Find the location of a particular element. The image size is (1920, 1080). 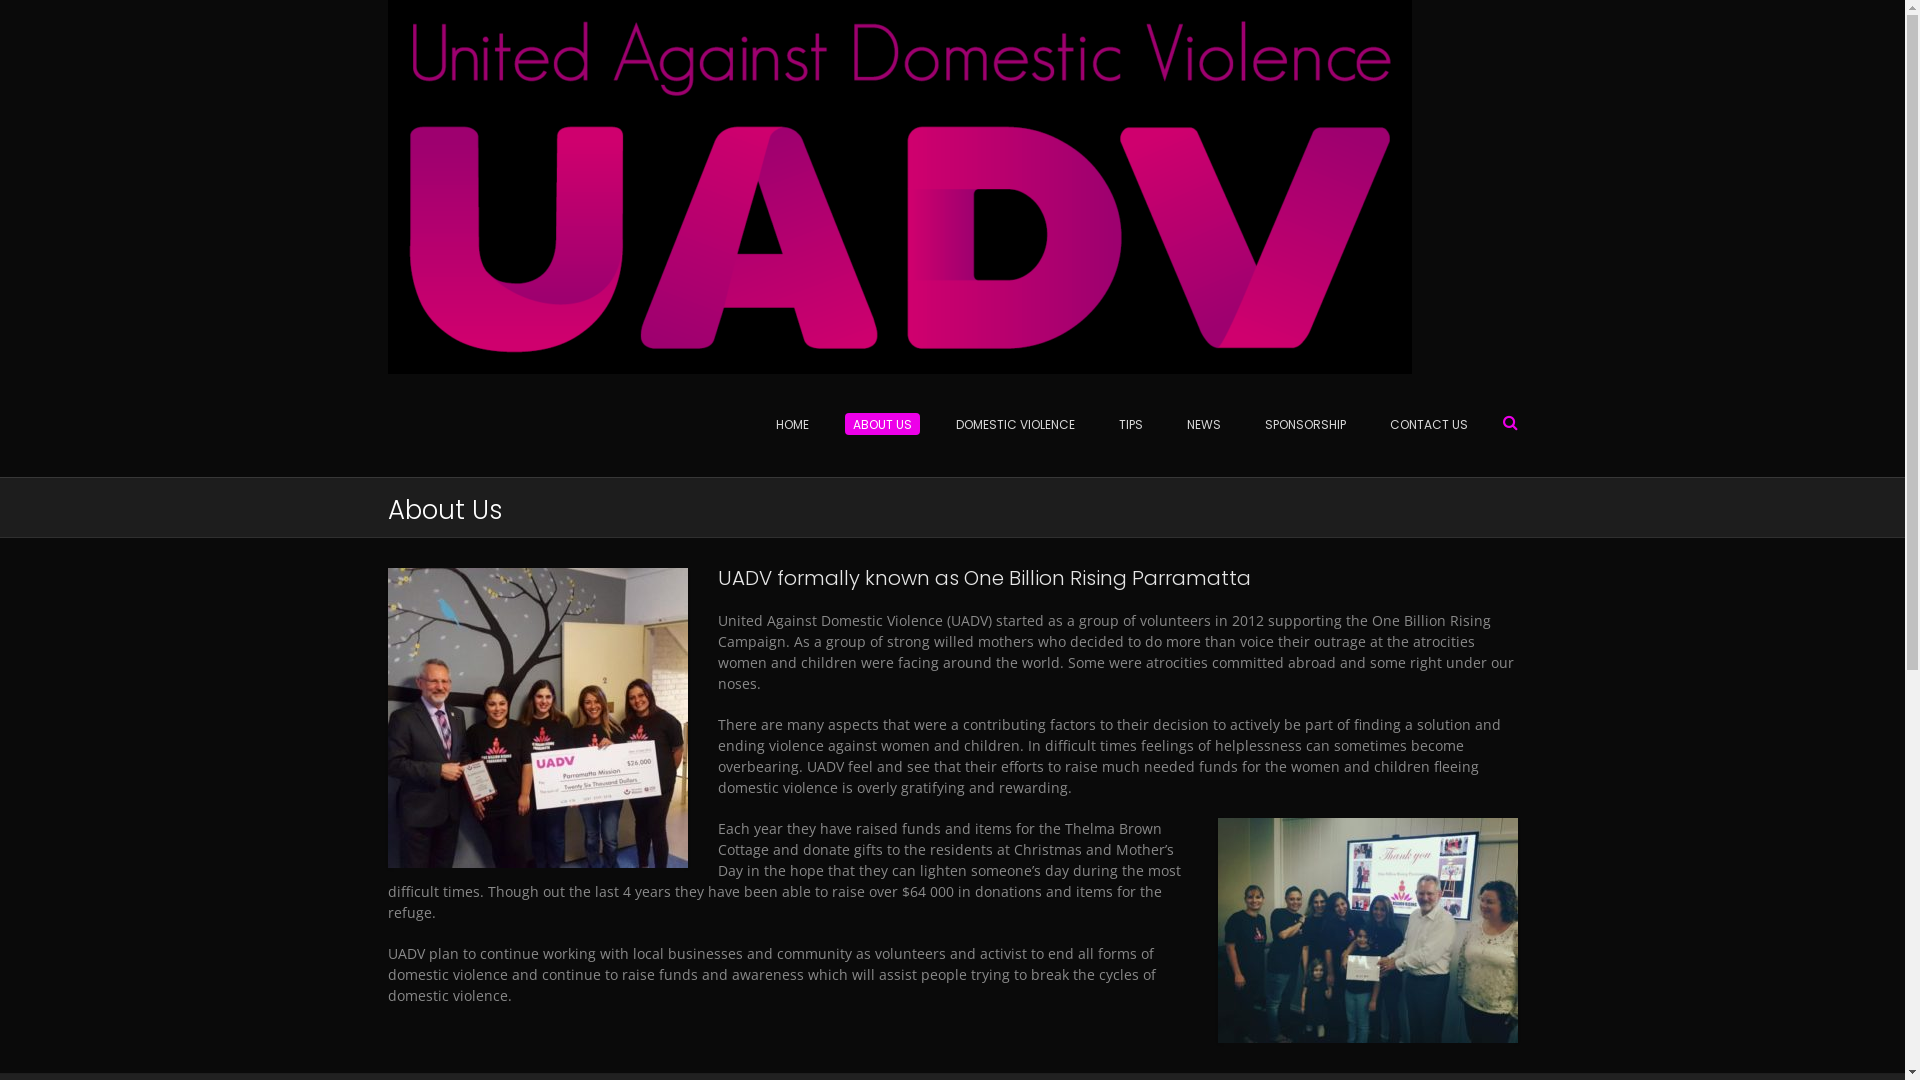

'DOMESTIC VIOLENCE' is located at coordinates (1015, 424).